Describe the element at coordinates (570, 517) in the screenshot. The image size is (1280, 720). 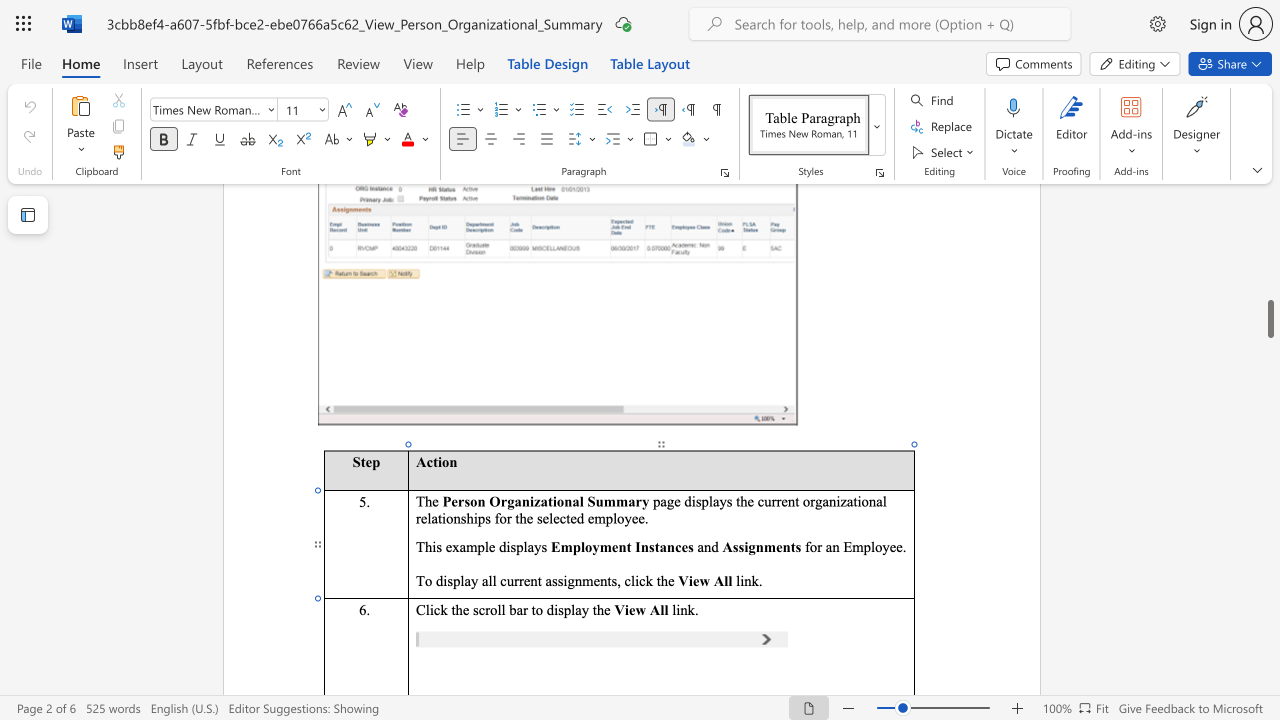
I see `the space between the continuous character "t" and "e" in the text` at that location.